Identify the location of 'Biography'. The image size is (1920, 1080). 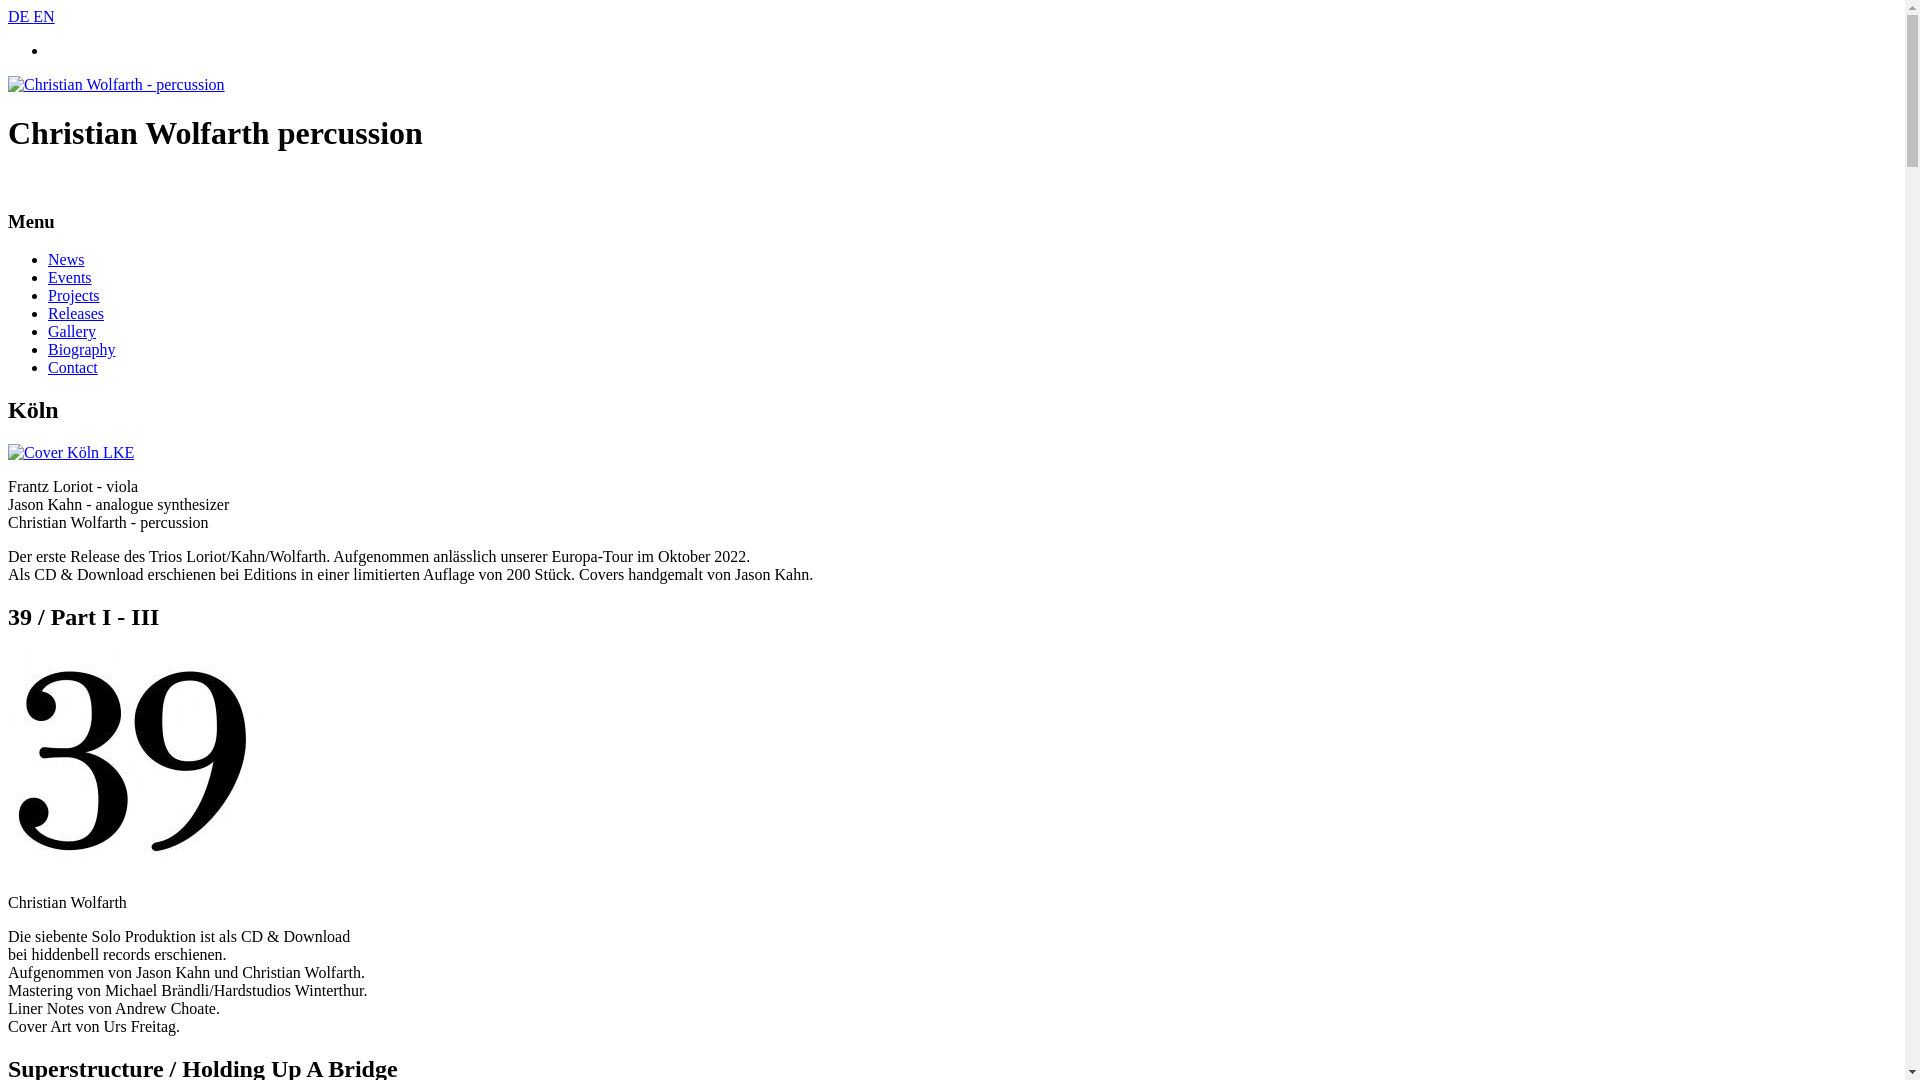
(48, 348).